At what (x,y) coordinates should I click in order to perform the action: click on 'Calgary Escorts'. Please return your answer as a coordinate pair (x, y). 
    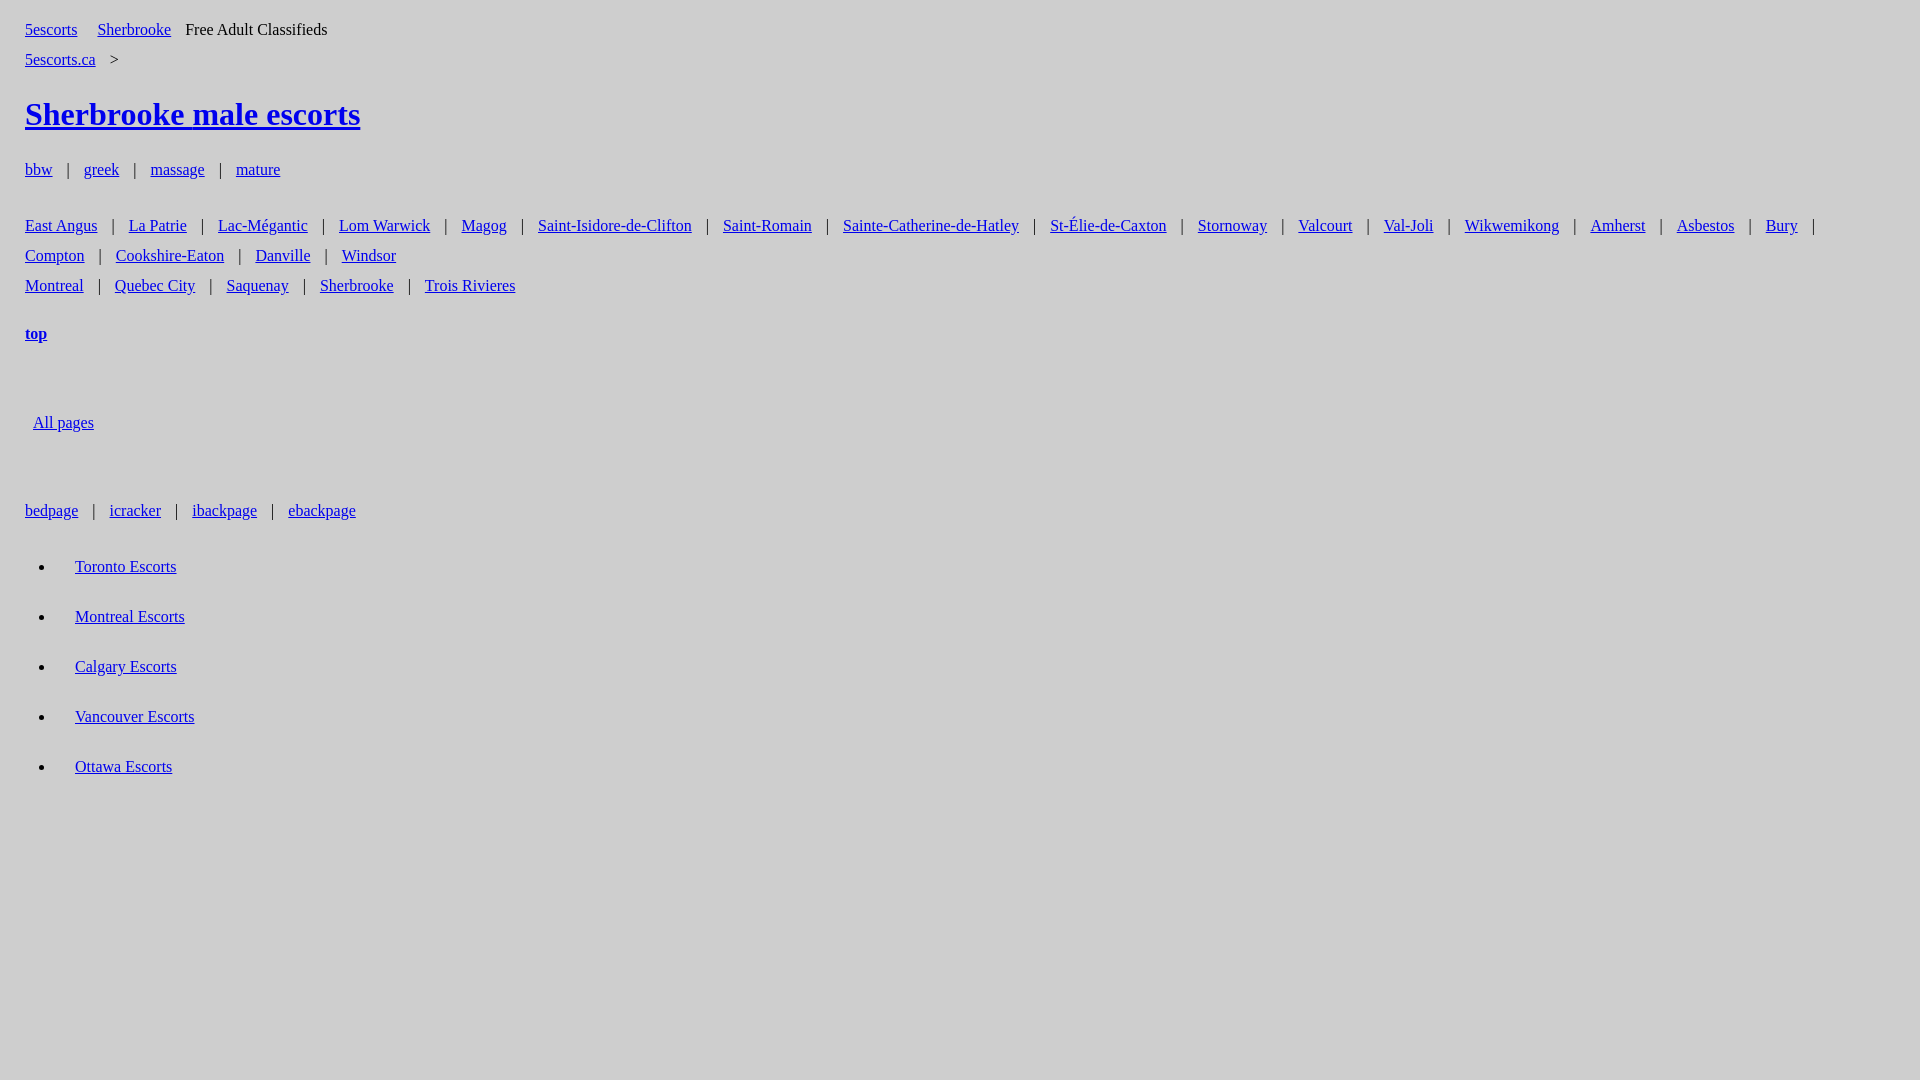
    Looking at the image, I should click on (124, 666).